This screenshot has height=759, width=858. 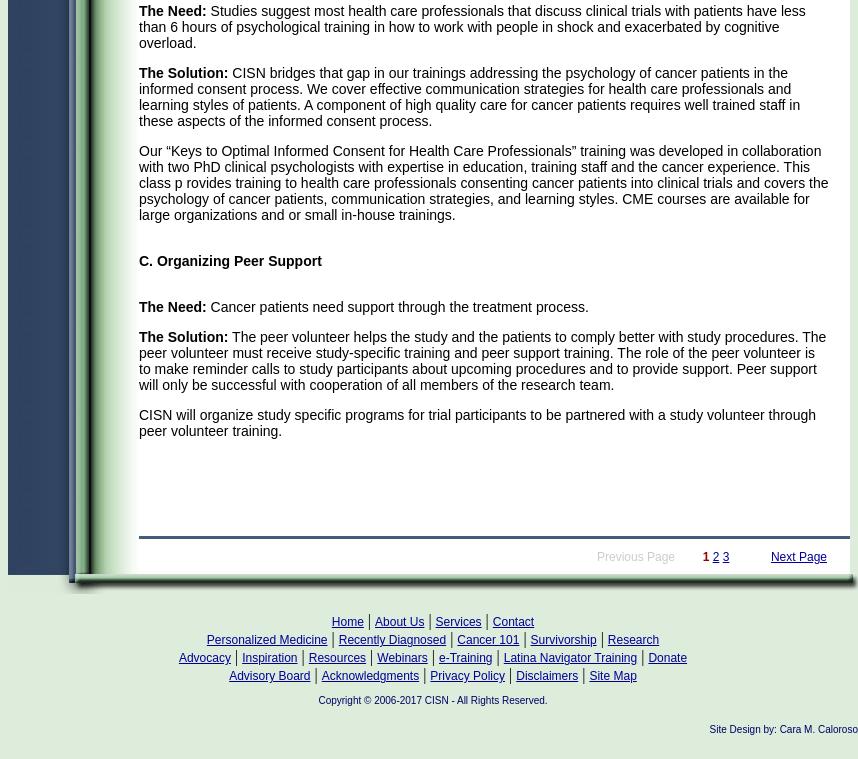 What do you see at coordinates (469, 95) in the screenshot?
I see `'CISN bridges that gap in our trainings addressing the psychology of cancer patients in the informed consent process. We cover effective communication strategies for health care professionals and learning styles of patients. A component of high quality care for cancer patients requires well trained staff in these aspects of the informed consent process.'` at bounding box center [469, 95].